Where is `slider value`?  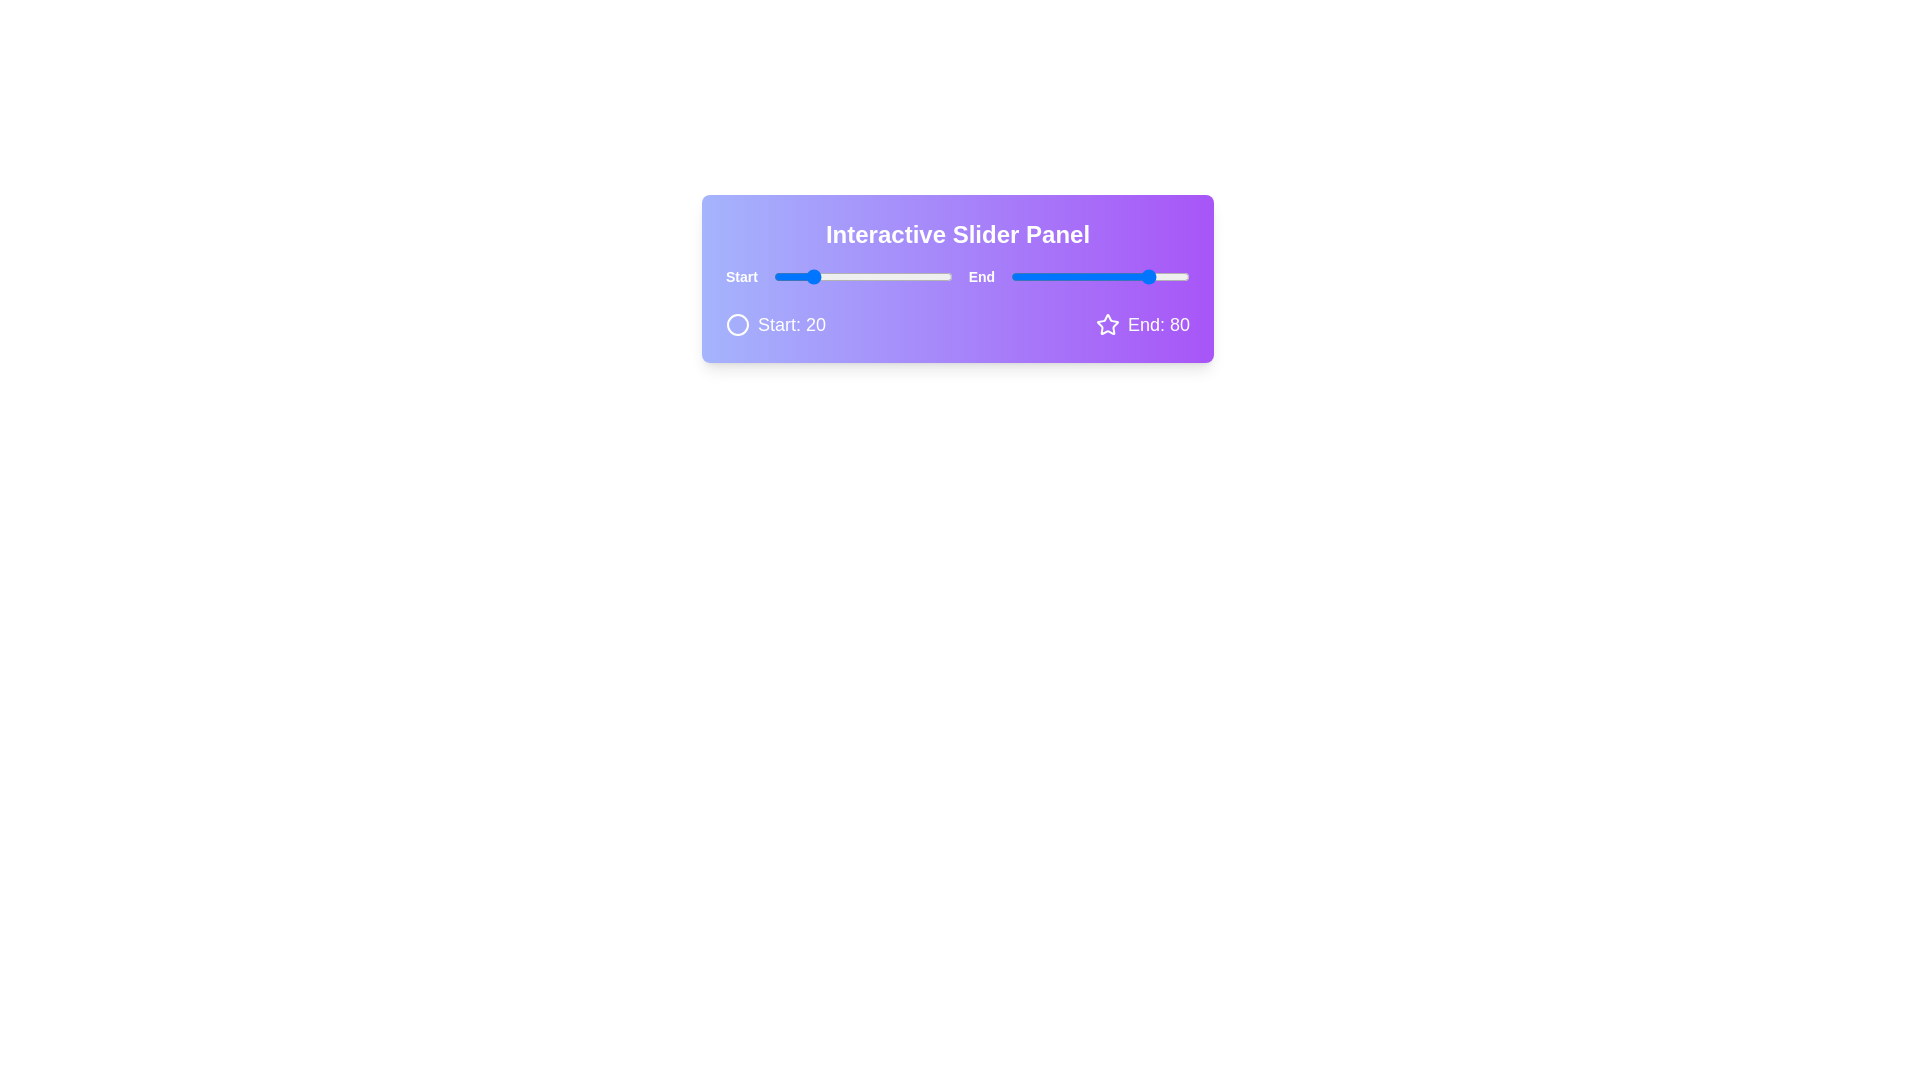 slider value is located at coordinates (906, 277).